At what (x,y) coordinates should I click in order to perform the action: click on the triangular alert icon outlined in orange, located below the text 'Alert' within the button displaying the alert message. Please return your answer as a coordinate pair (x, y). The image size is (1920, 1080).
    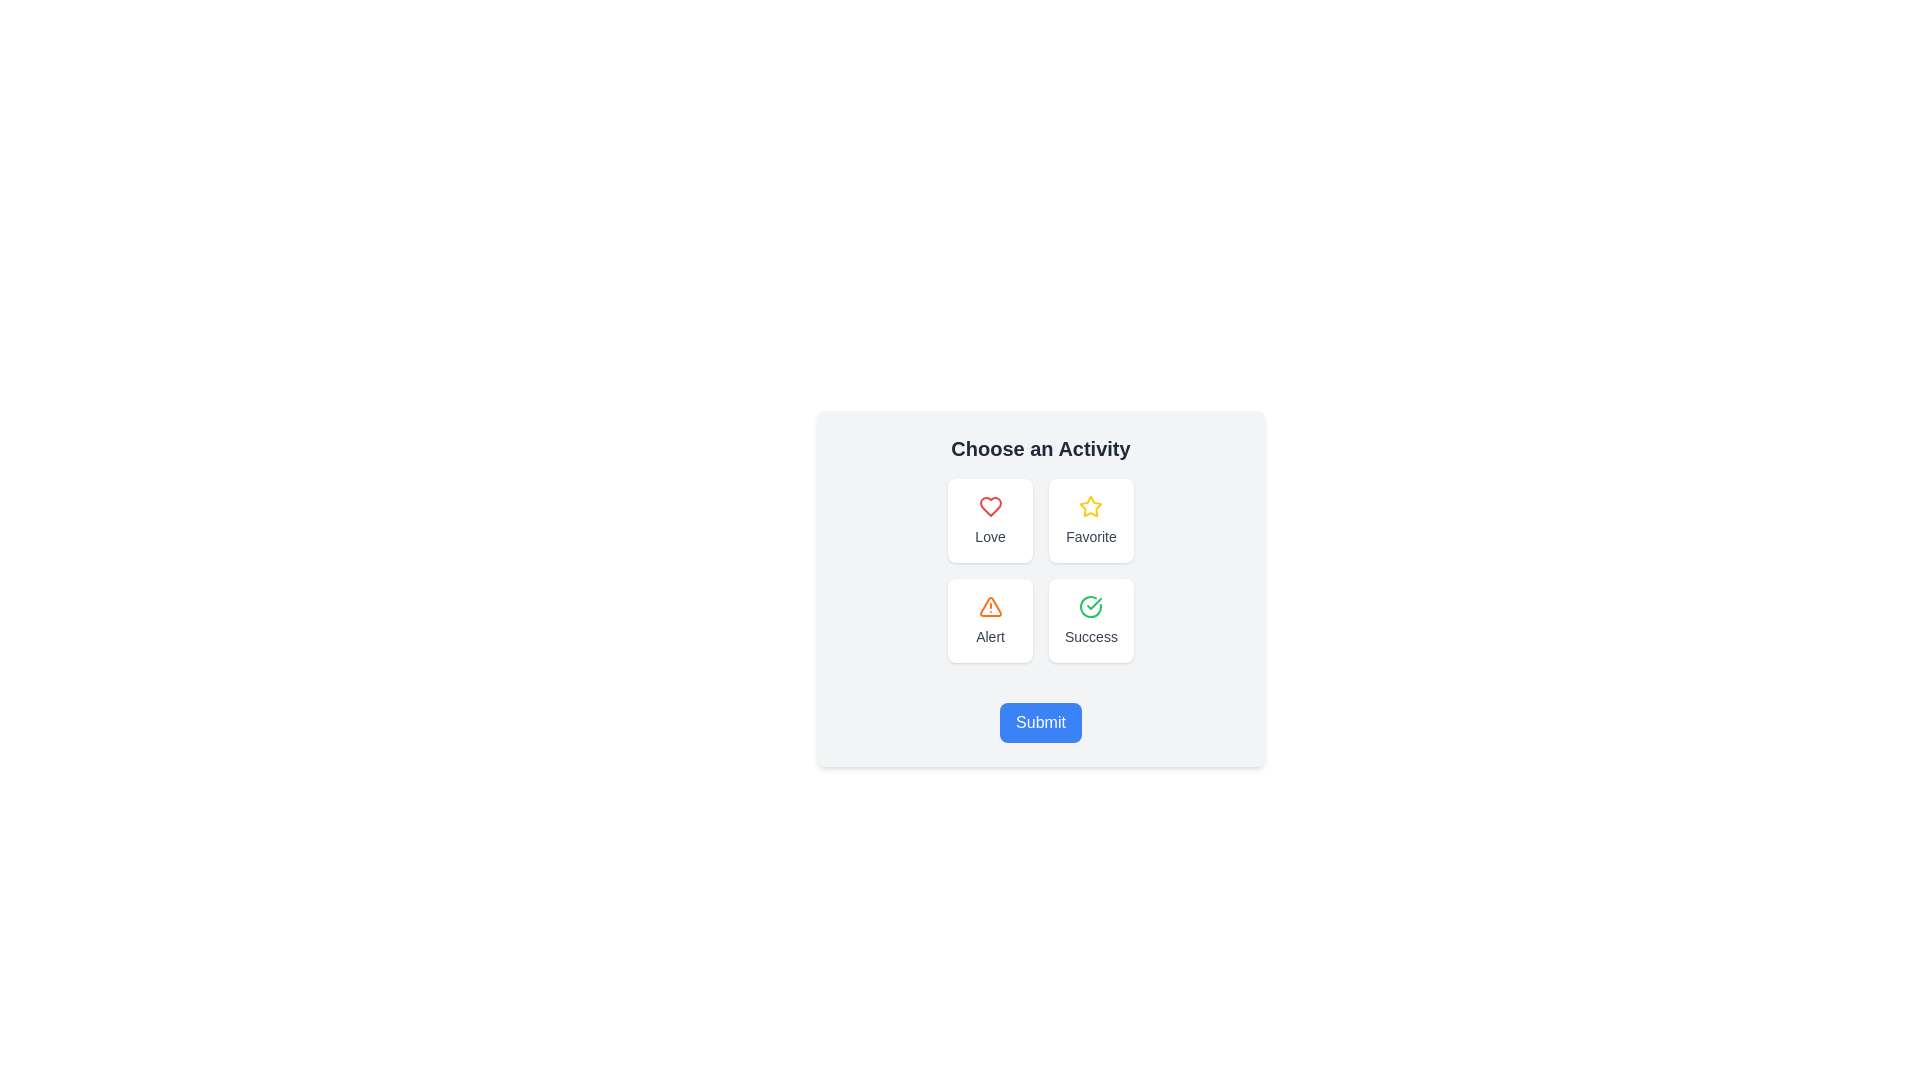
    Looking at the image, I should click on (990, 605).